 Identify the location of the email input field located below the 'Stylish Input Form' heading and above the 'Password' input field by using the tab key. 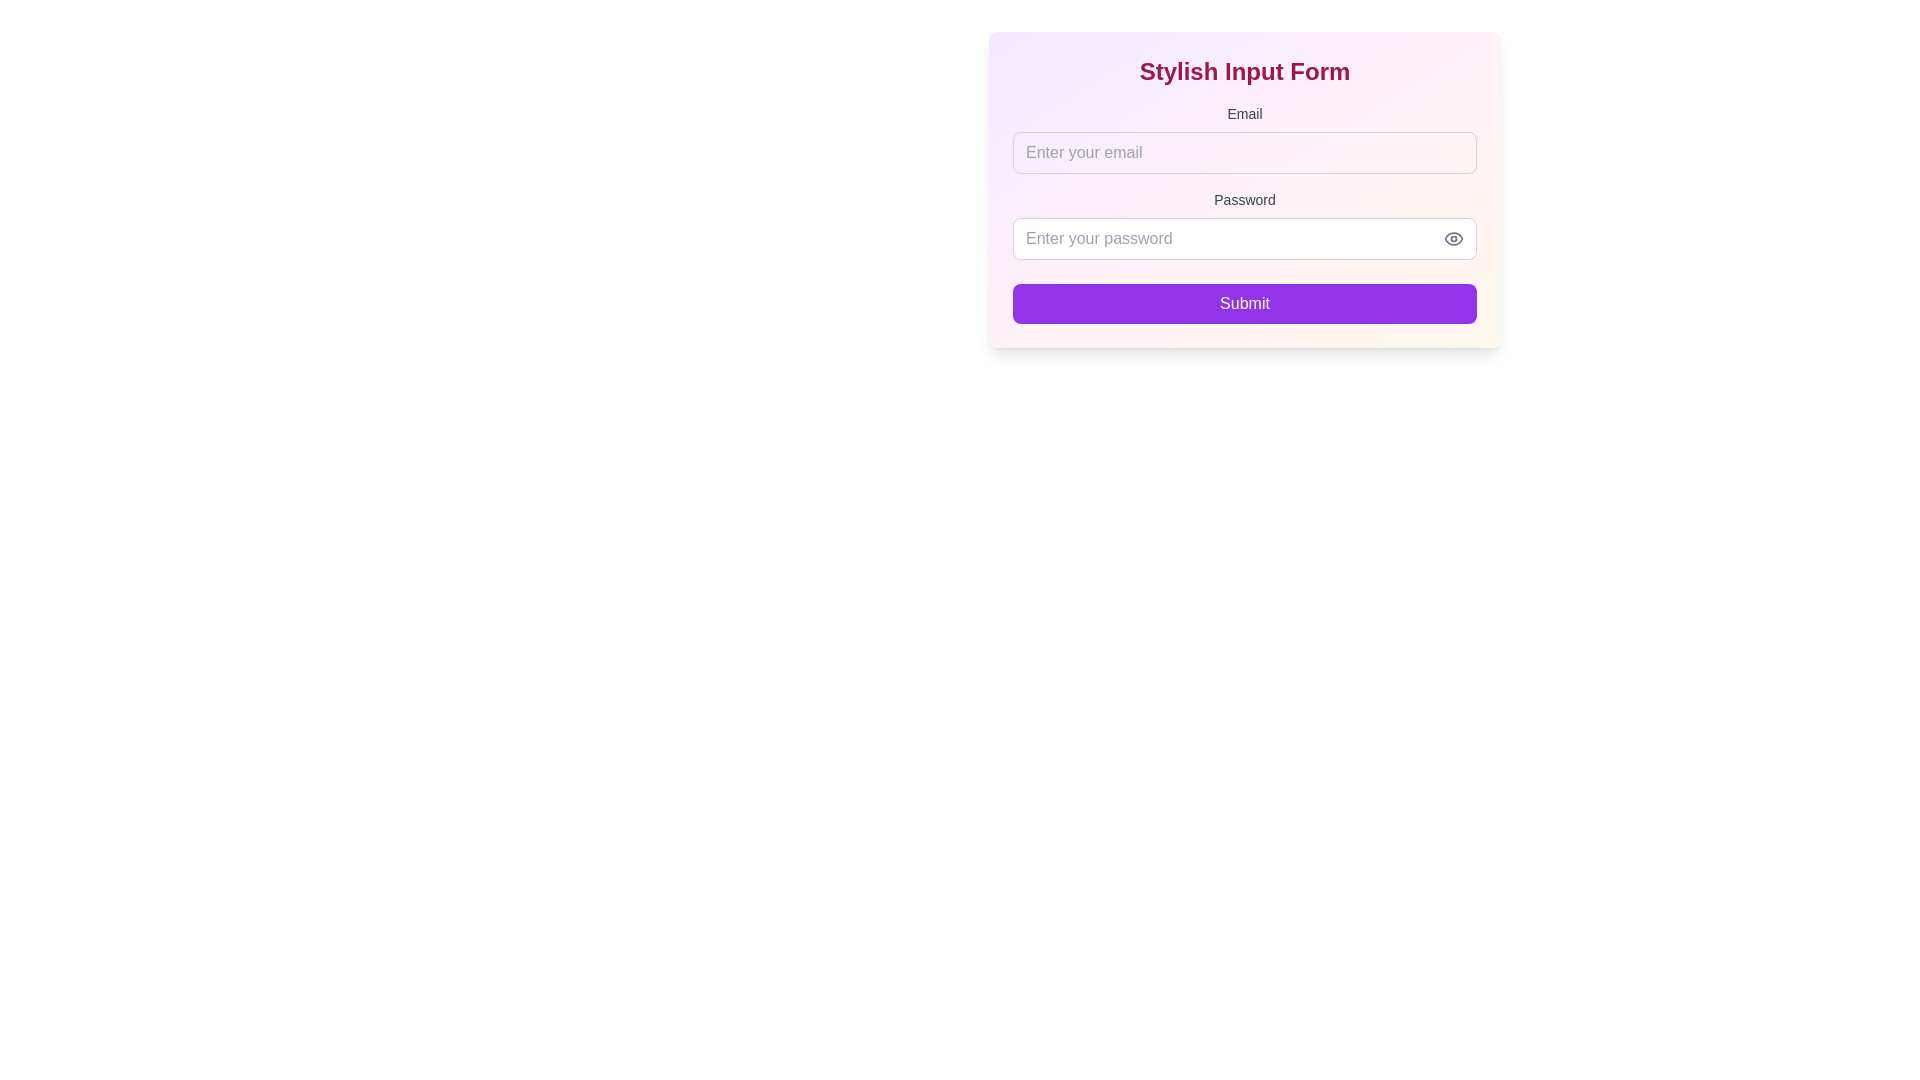
(1243, 137).